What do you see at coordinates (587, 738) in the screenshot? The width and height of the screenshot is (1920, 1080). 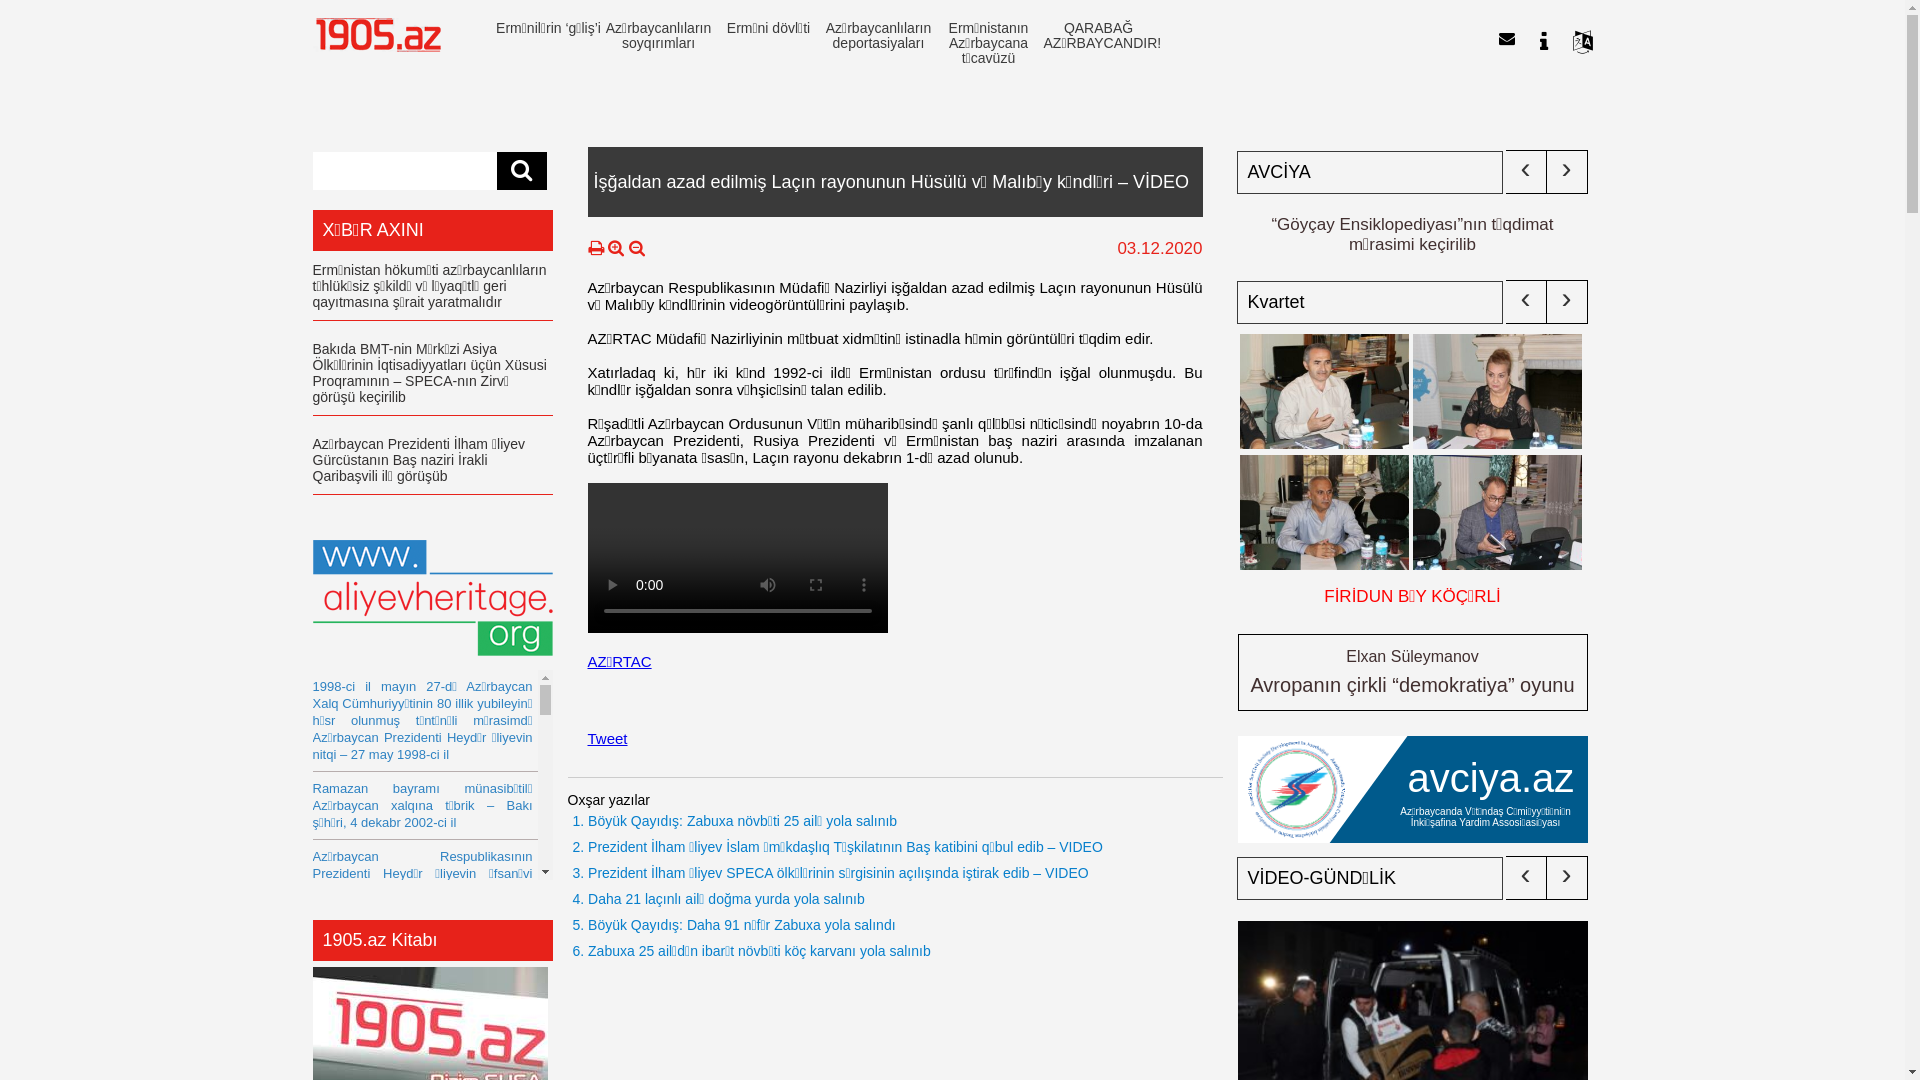 I see `'Tweet'` at bounding box center [587, 738].